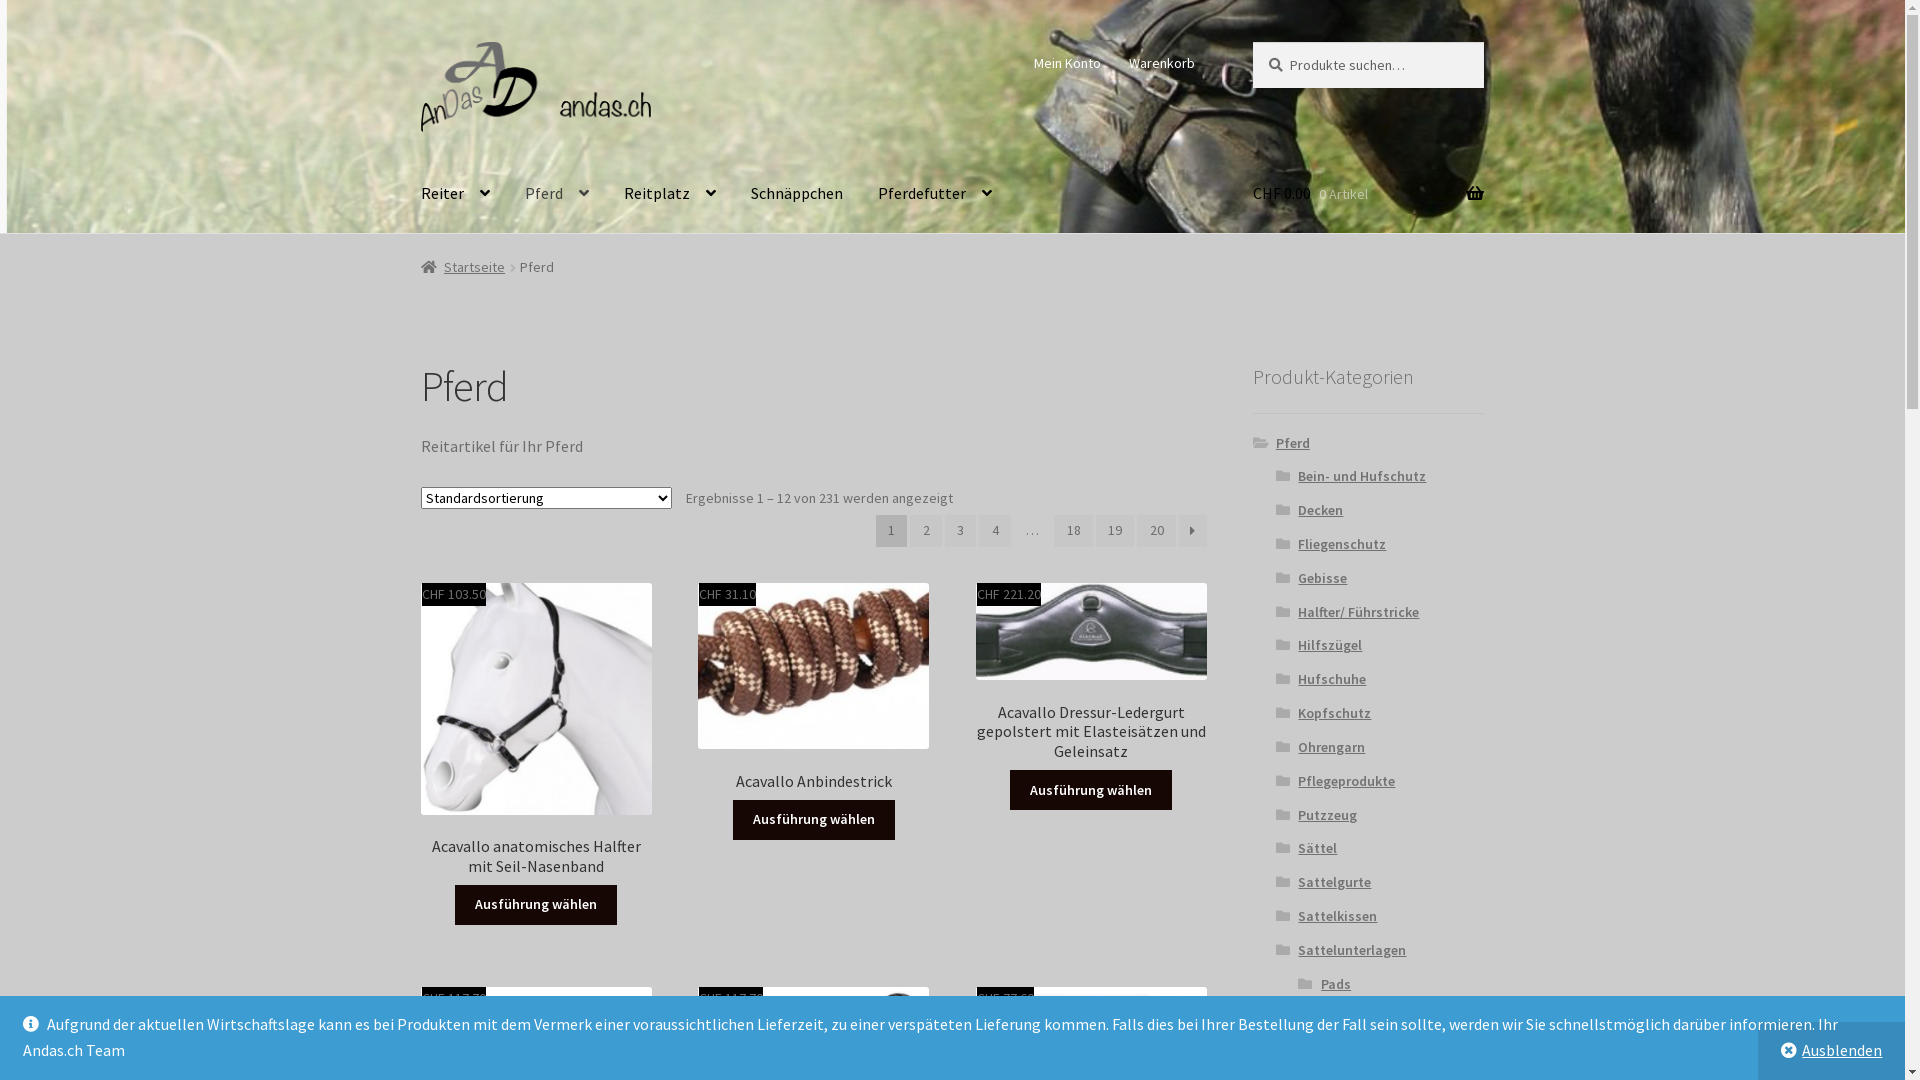  I want to click on 'Sattelkissen', so click(1297, 915).